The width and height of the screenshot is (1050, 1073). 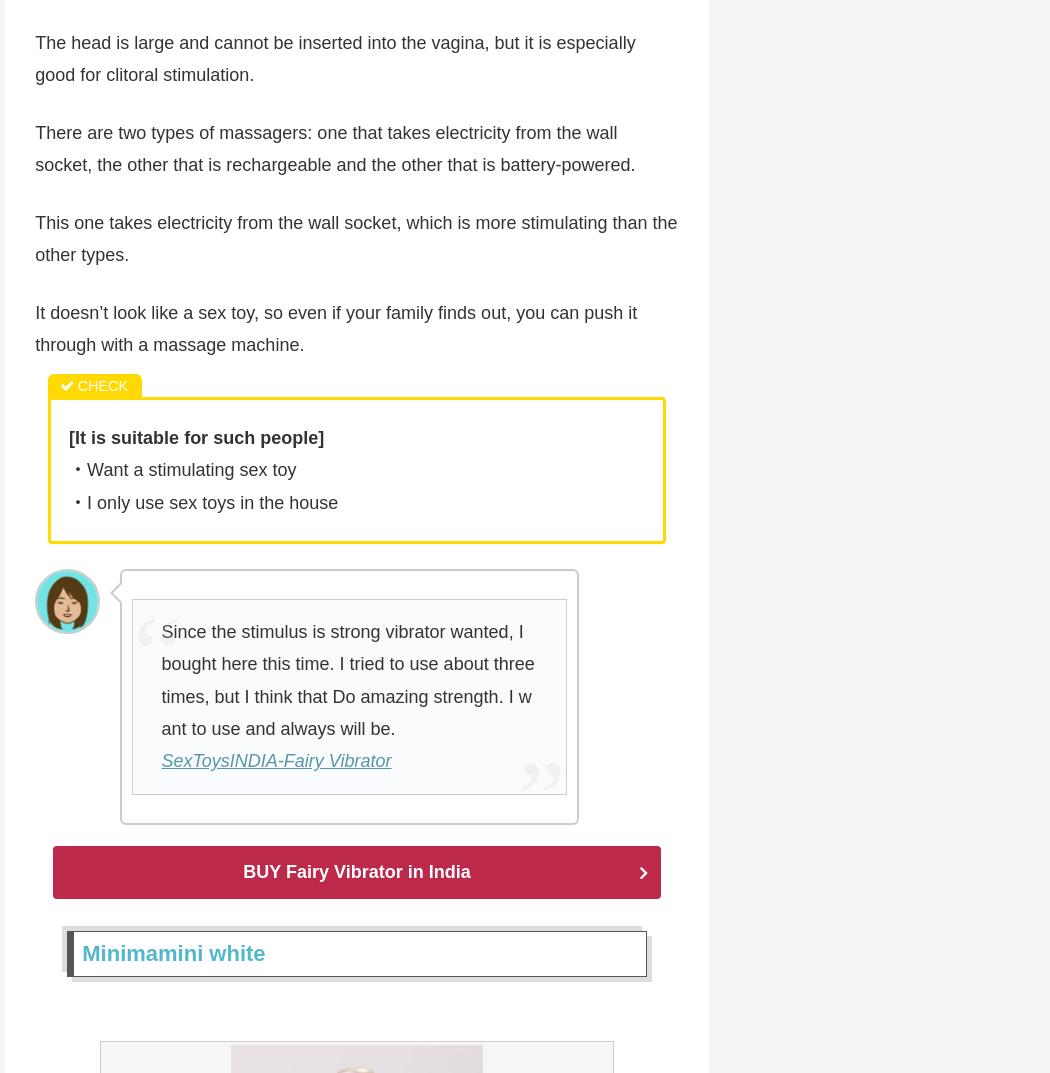 What do you see at coordinates (160, 762) in the screenshot?
I see `'SexToysINDIA-Fairy Vibrator'` at bounding box center [160, 762].